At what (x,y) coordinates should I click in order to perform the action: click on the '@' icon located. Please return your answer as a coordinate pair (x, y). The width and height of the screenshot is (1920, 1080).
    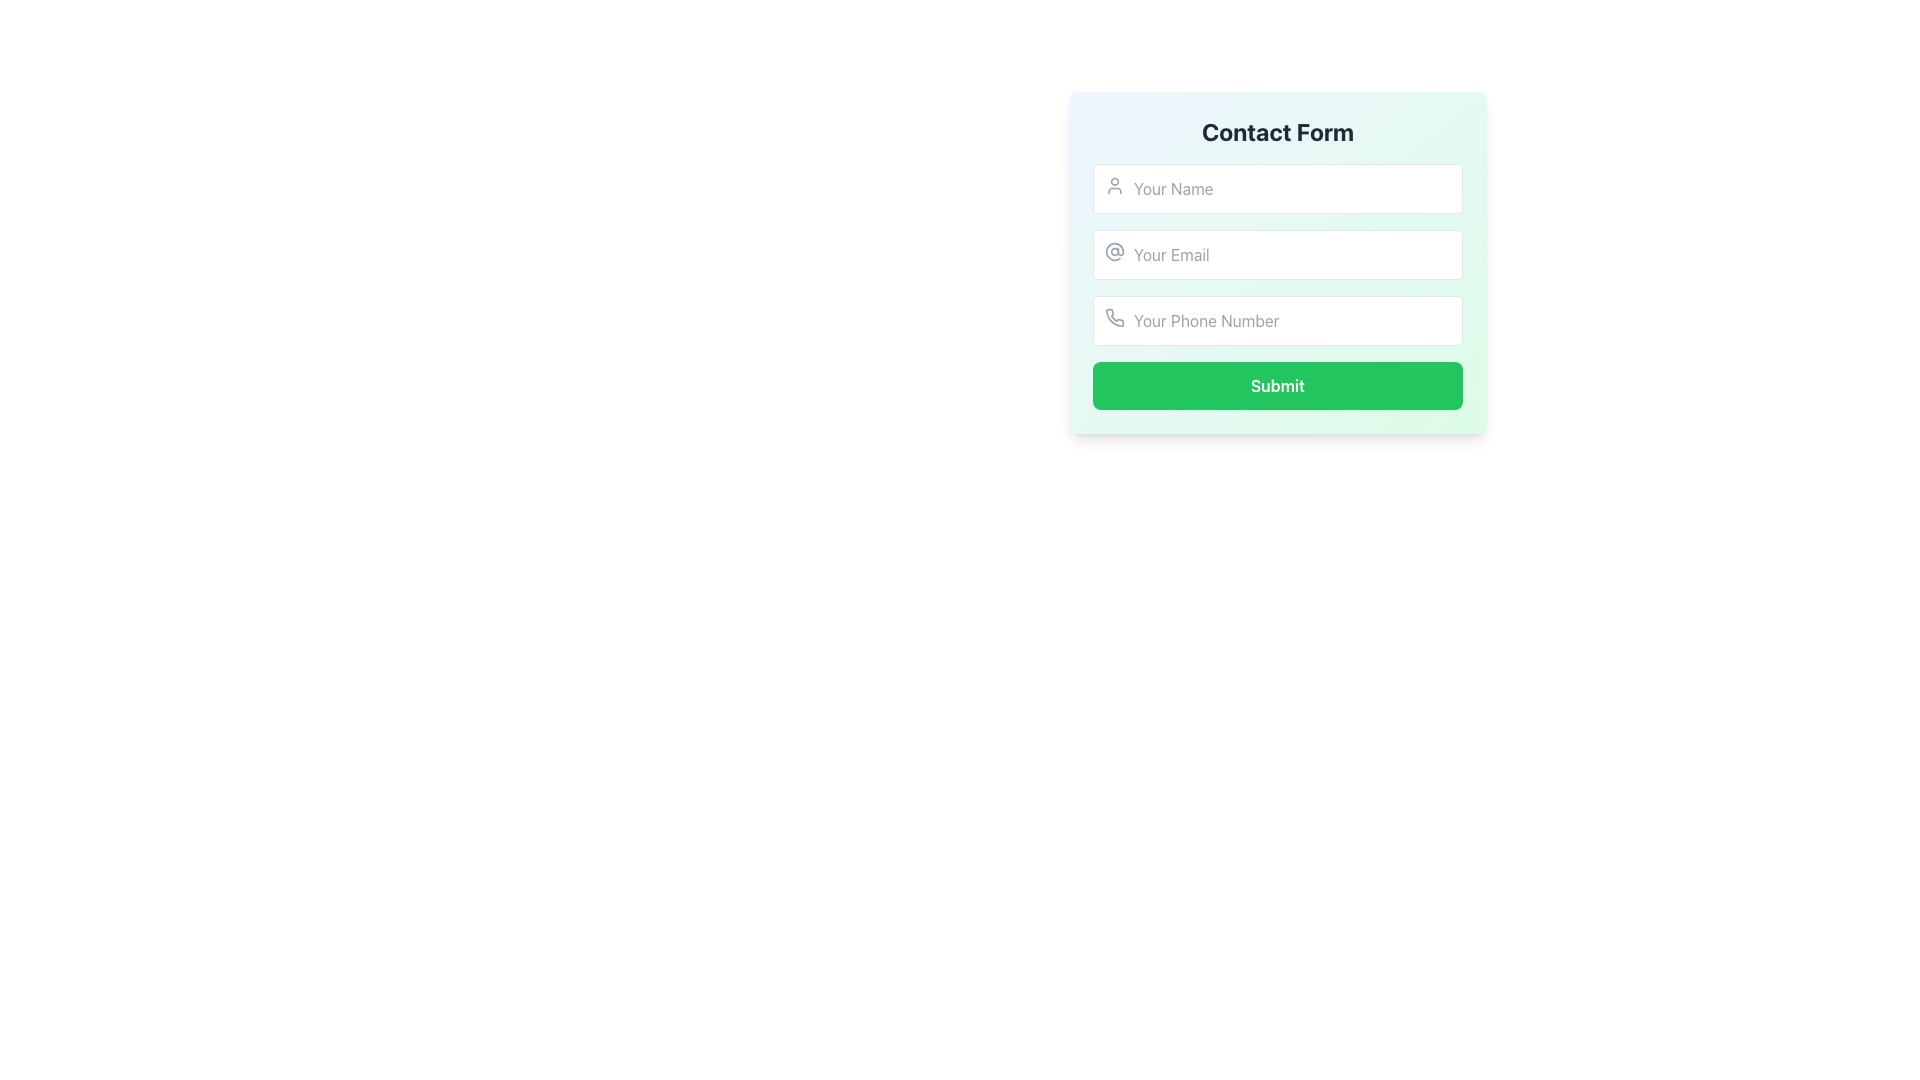
    Looking at the image, I should click on (1113, 250).